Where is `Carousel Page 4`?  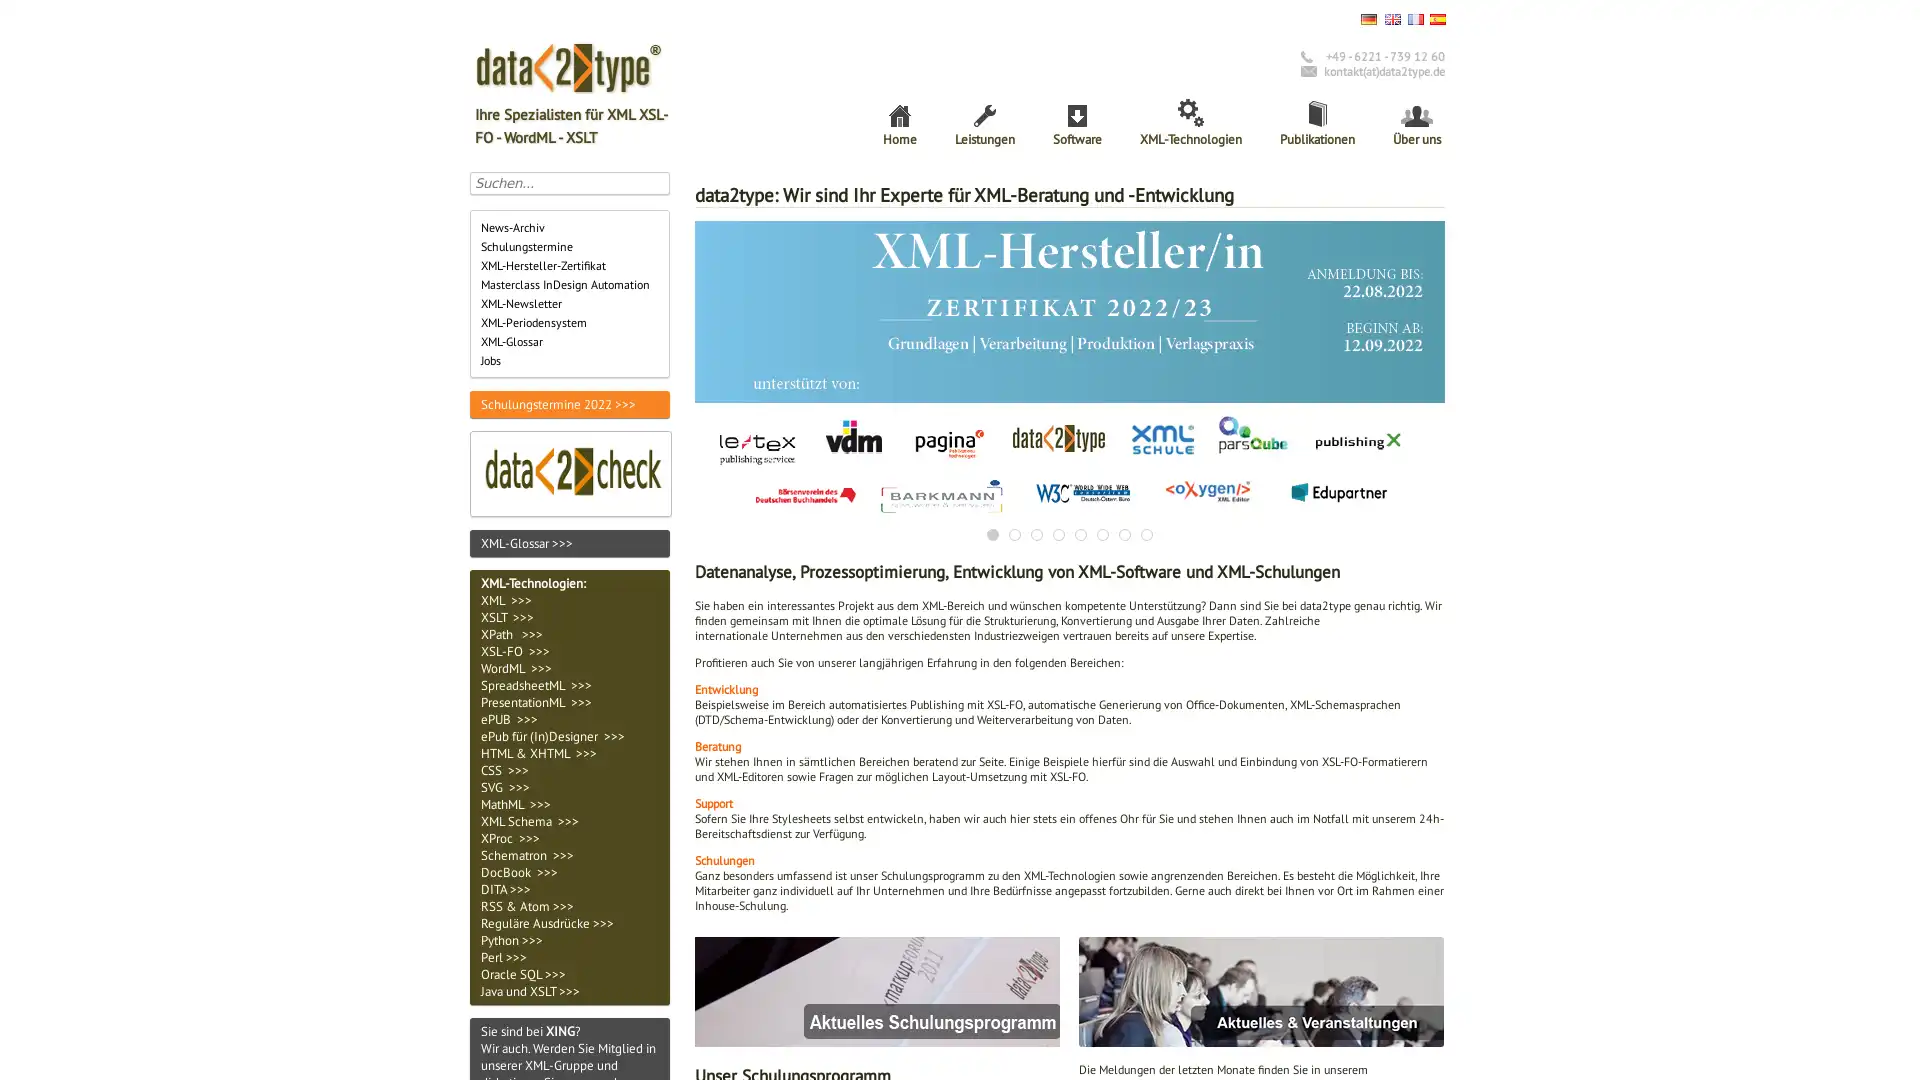
Carousel Page 4 is located at coordinates (1058, 532).